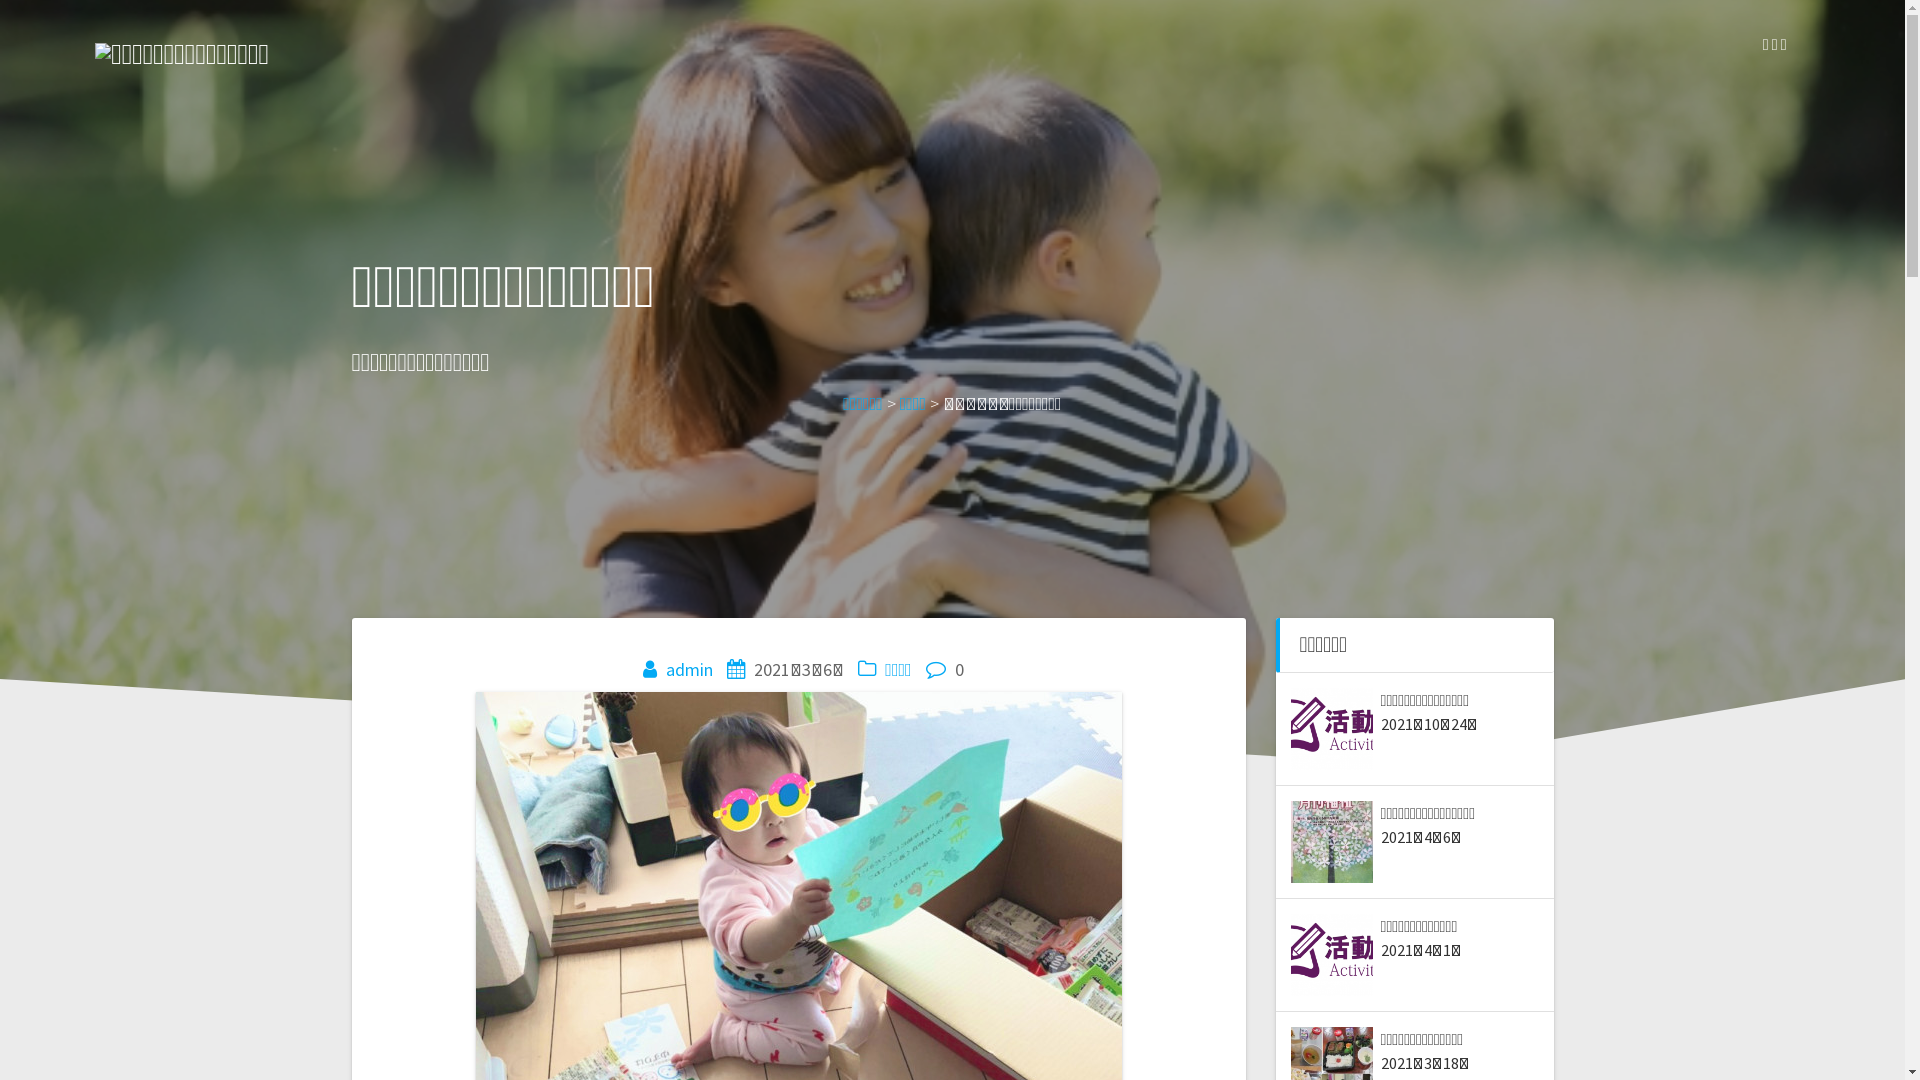 The width and height of the screenshot is (1920, 1080). I want to click on 'admin', so click(689, 669).